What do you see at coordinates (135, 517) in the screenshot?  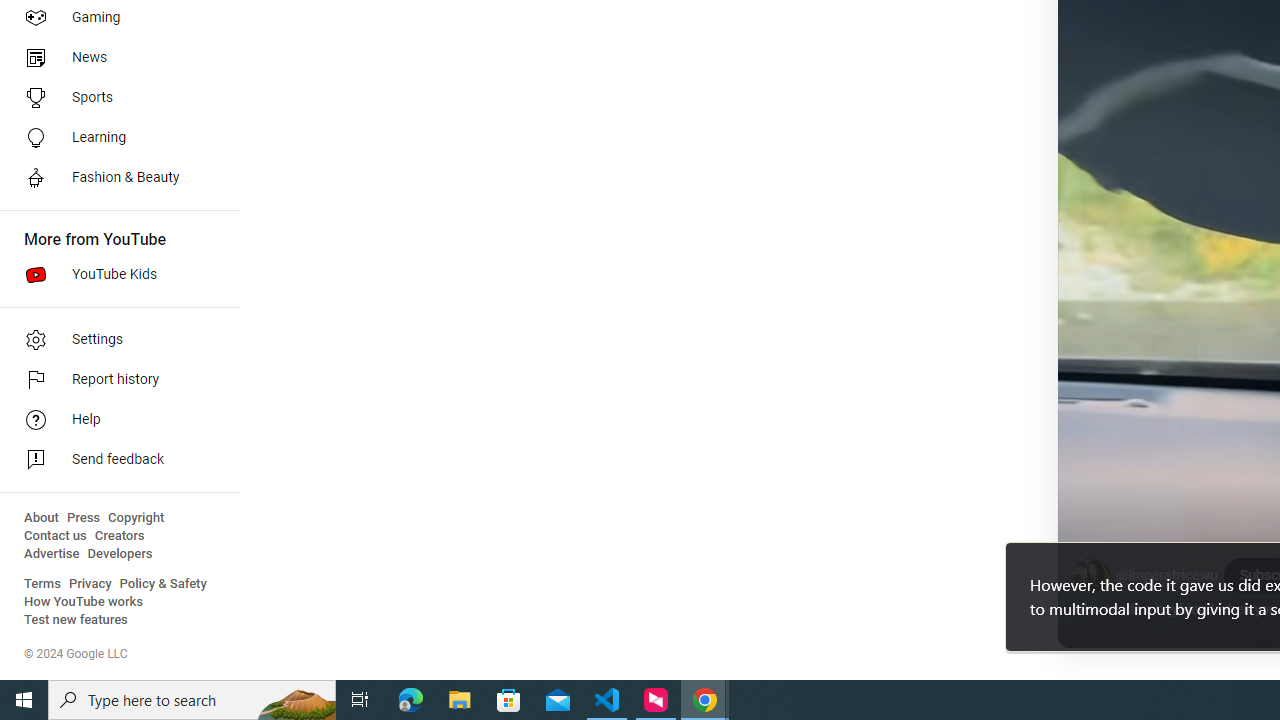 I see `'Copyright'` at bounding box center [135, 517].